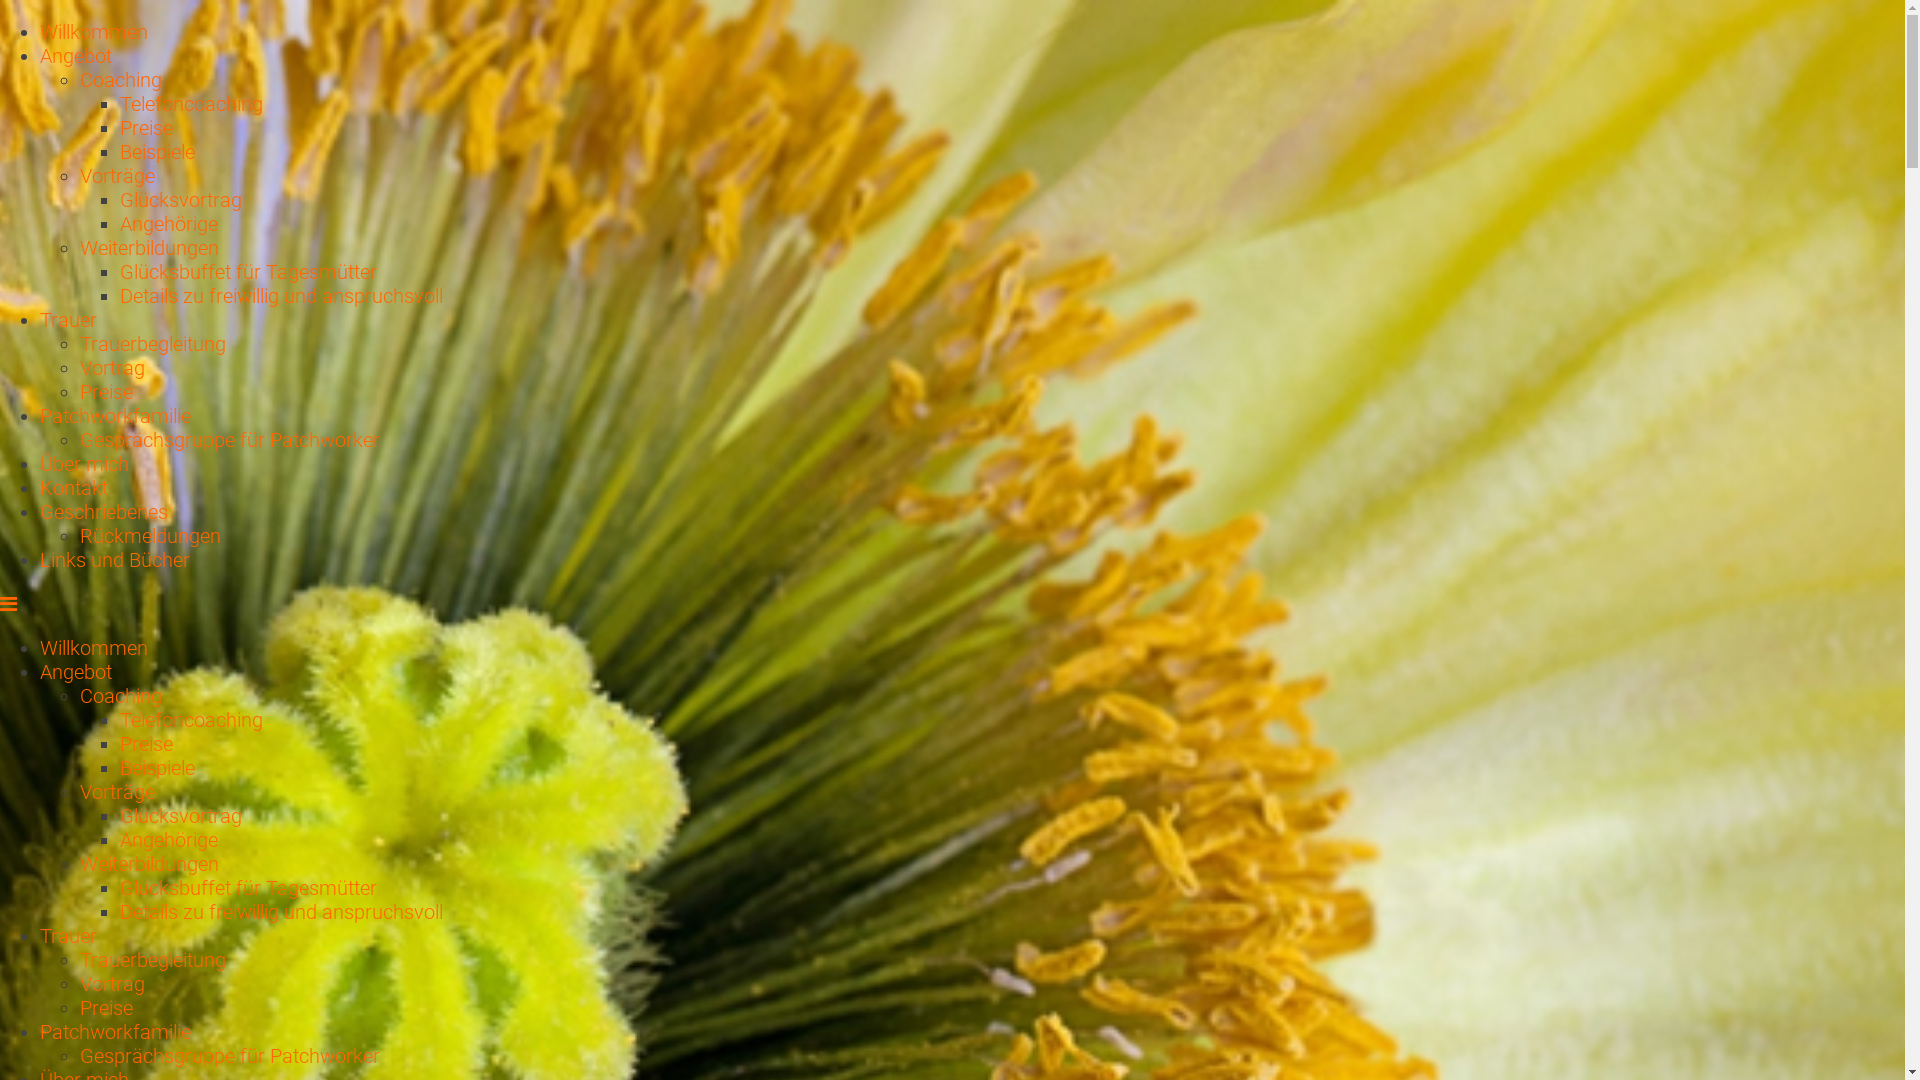 The height and width of the screenshot is (1080, 1920). Describe the element at coordinates (280, 911) in the screenshot. I see `'Details zu freiwillig und anspruchsvoll'` at that location.